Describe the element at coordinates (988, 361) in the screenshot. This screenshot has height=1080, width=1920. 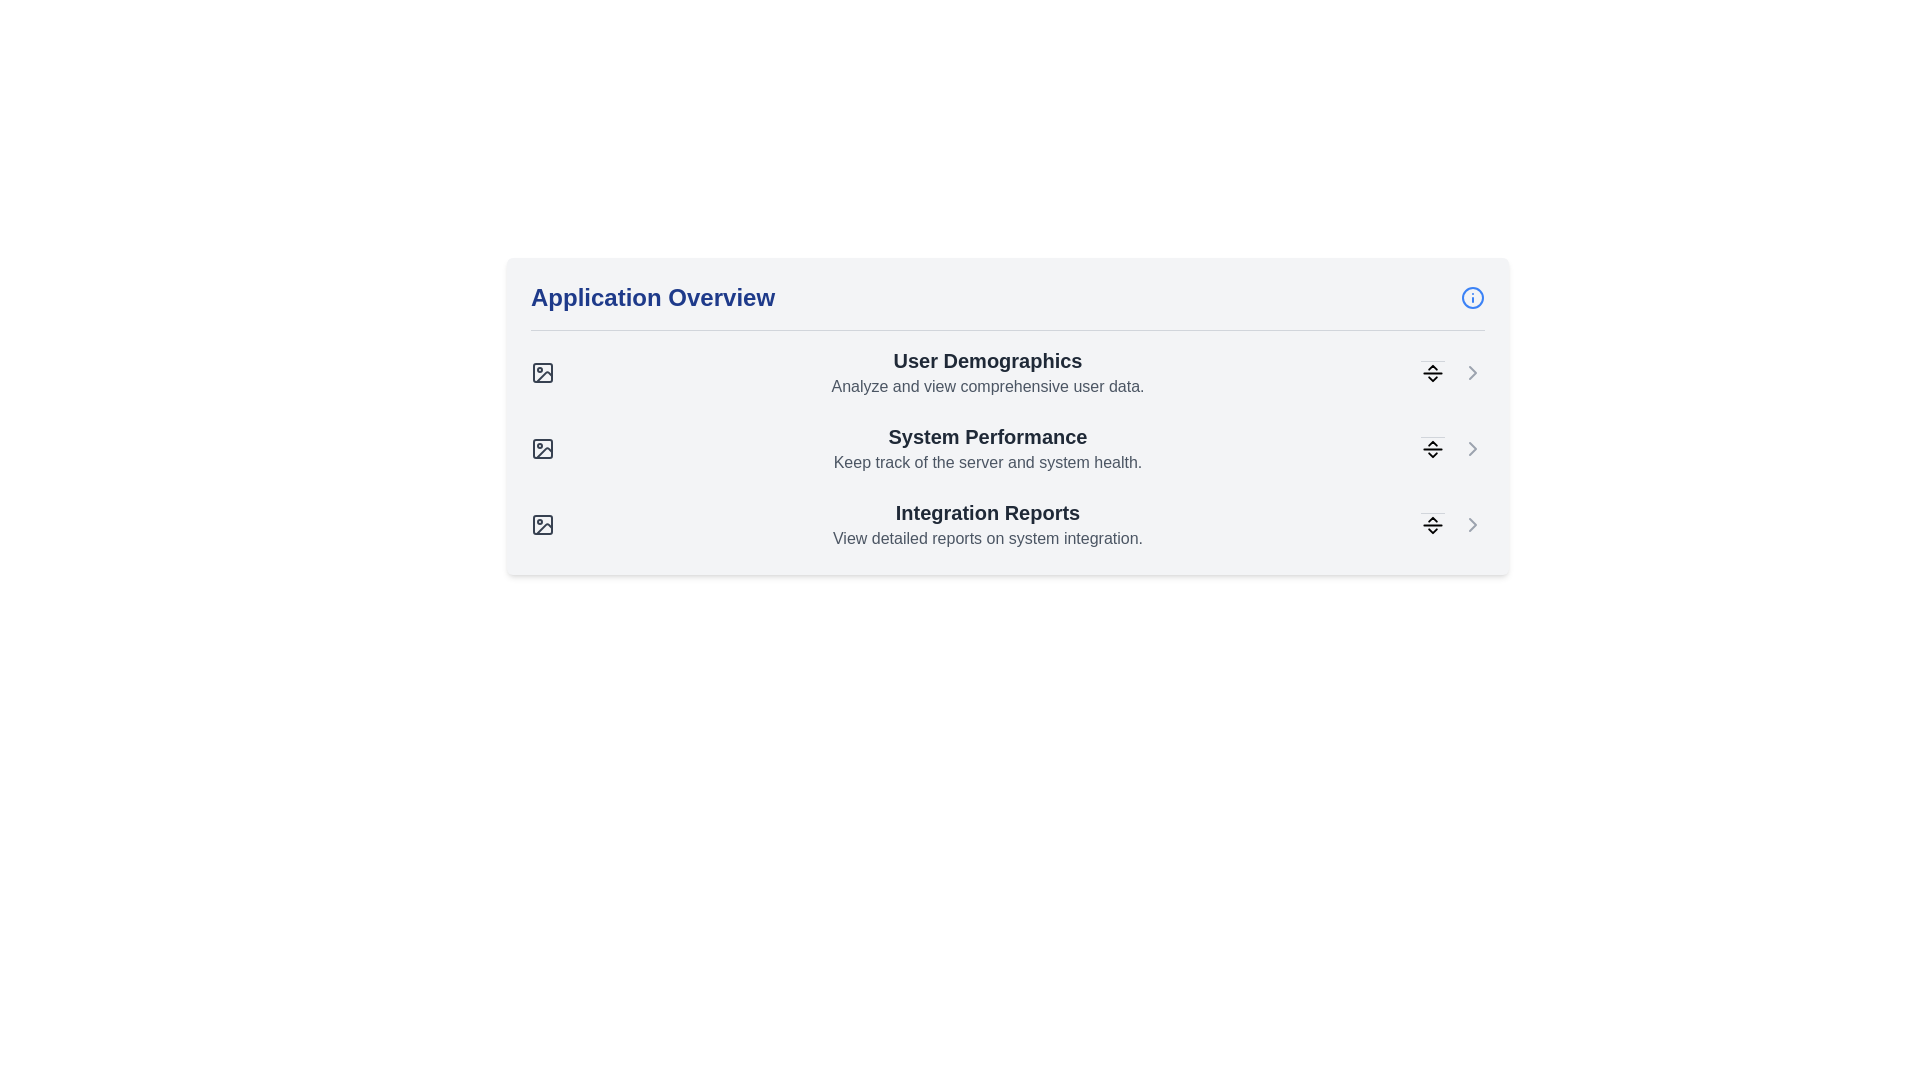
I see `the text label displaying 'User Demographics', which is styled with a large bold font and is dark gray in color, located below the 'Application Overview' header` at that location.